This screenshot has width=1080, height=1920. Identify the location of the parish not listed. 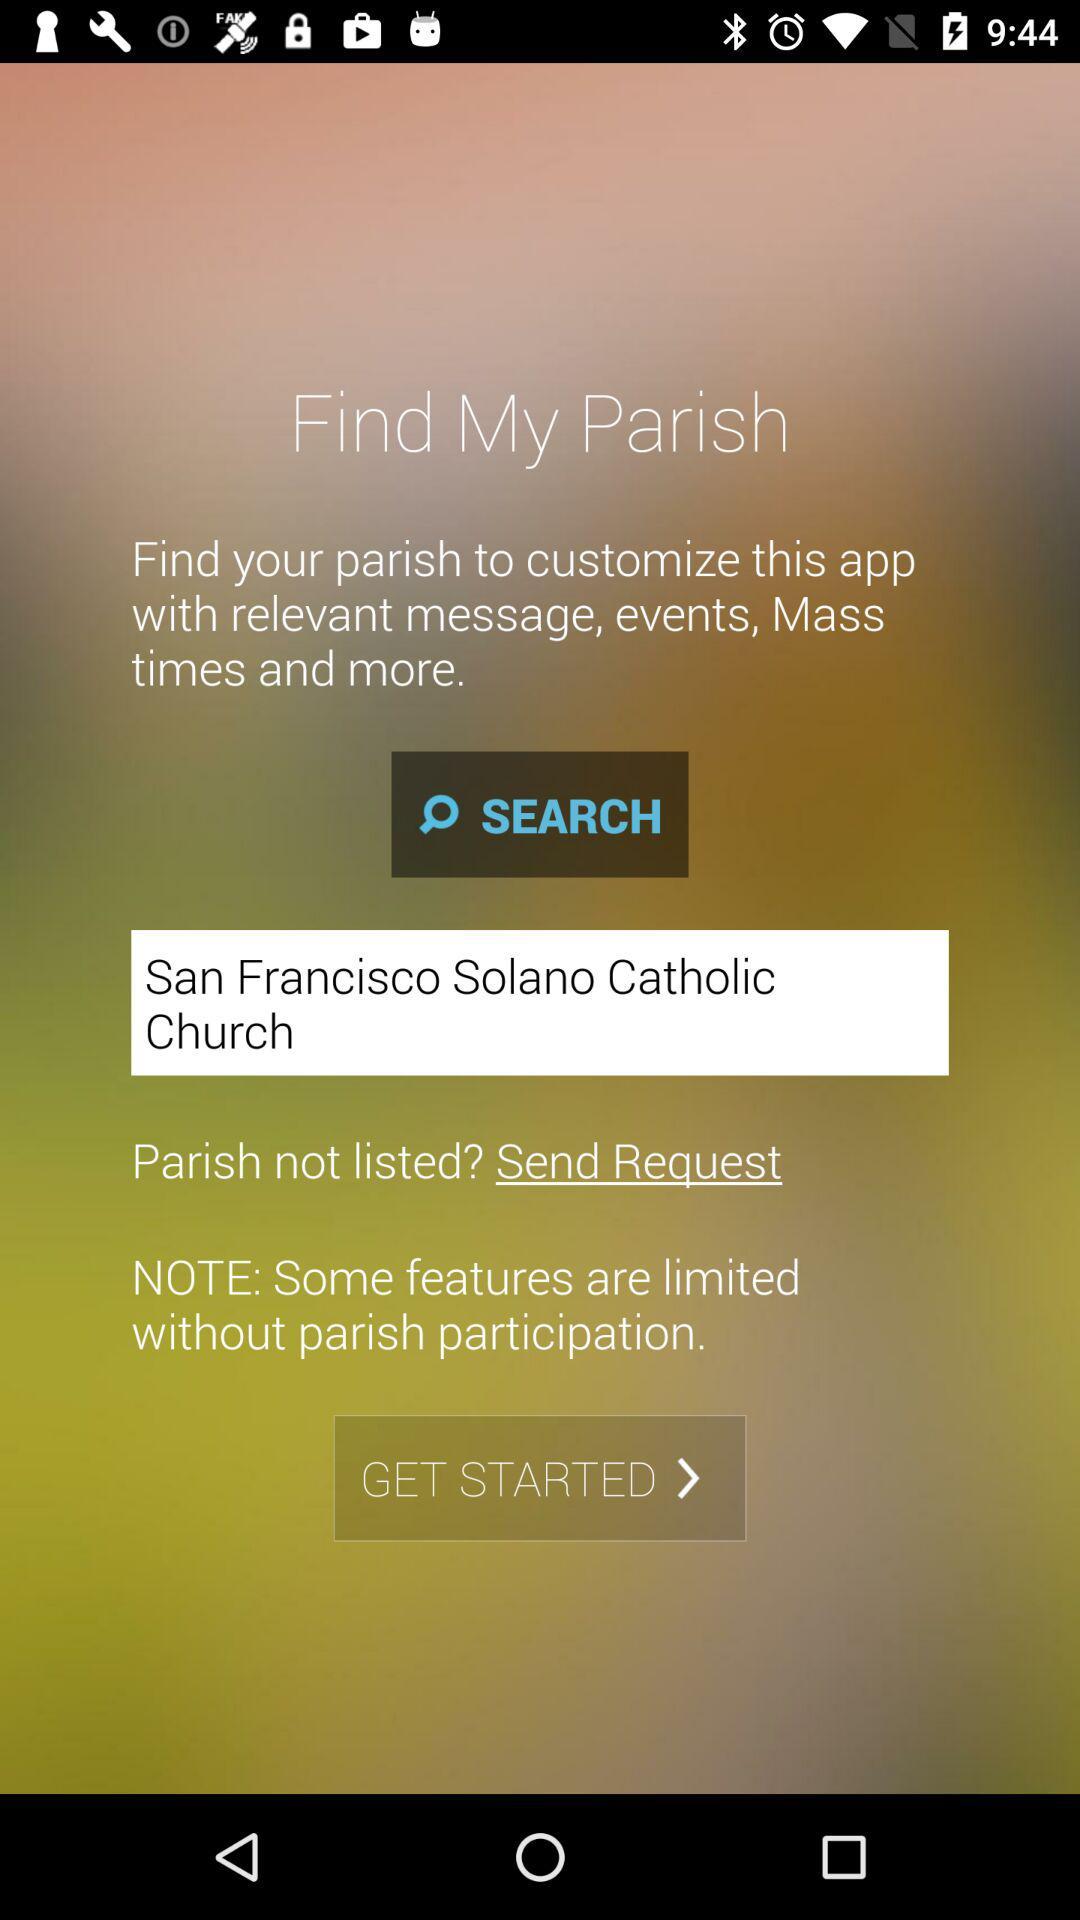
(456, 1159).